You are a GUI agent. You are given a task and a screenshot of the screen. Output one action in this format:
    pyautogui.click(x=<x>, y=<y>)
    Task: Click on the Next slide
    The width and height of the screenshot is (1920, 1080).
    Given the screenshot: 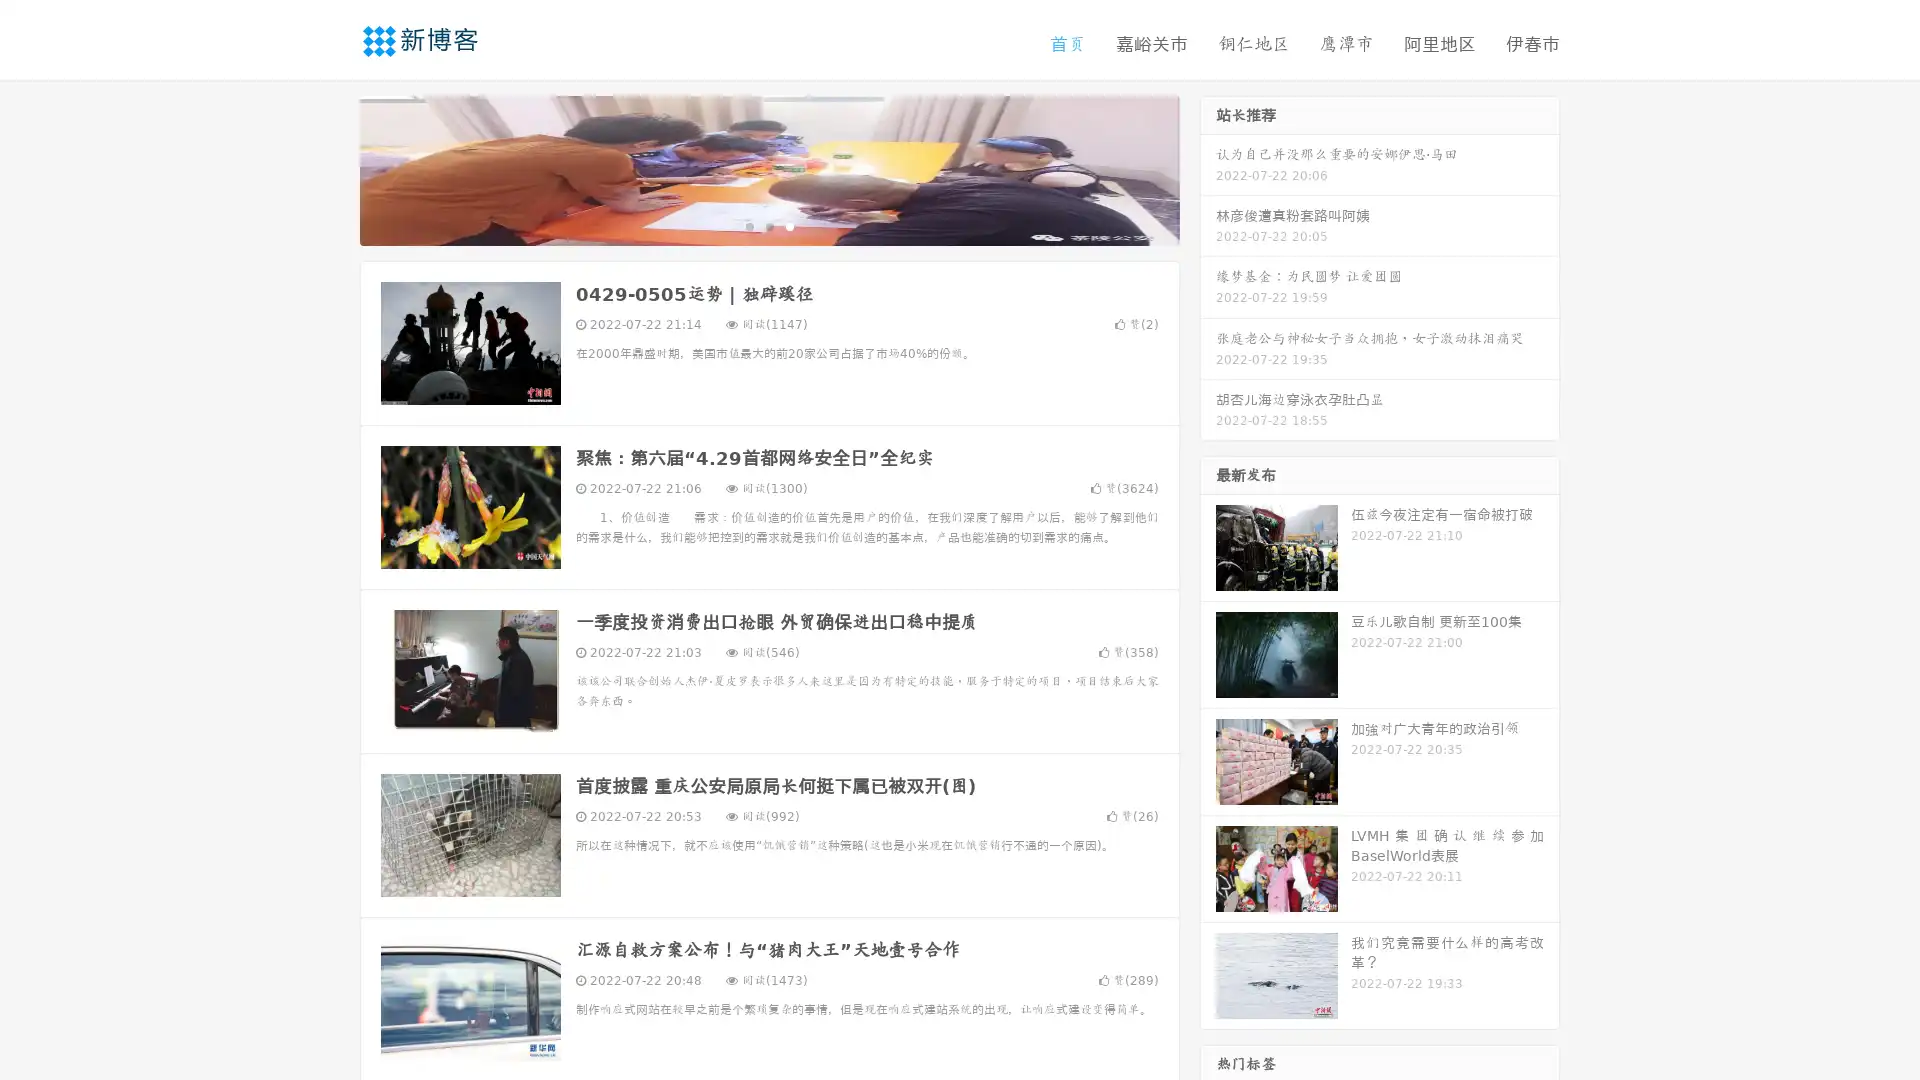 What is the action you would take?
    pyautogui.click(x=1208, y=168)
    